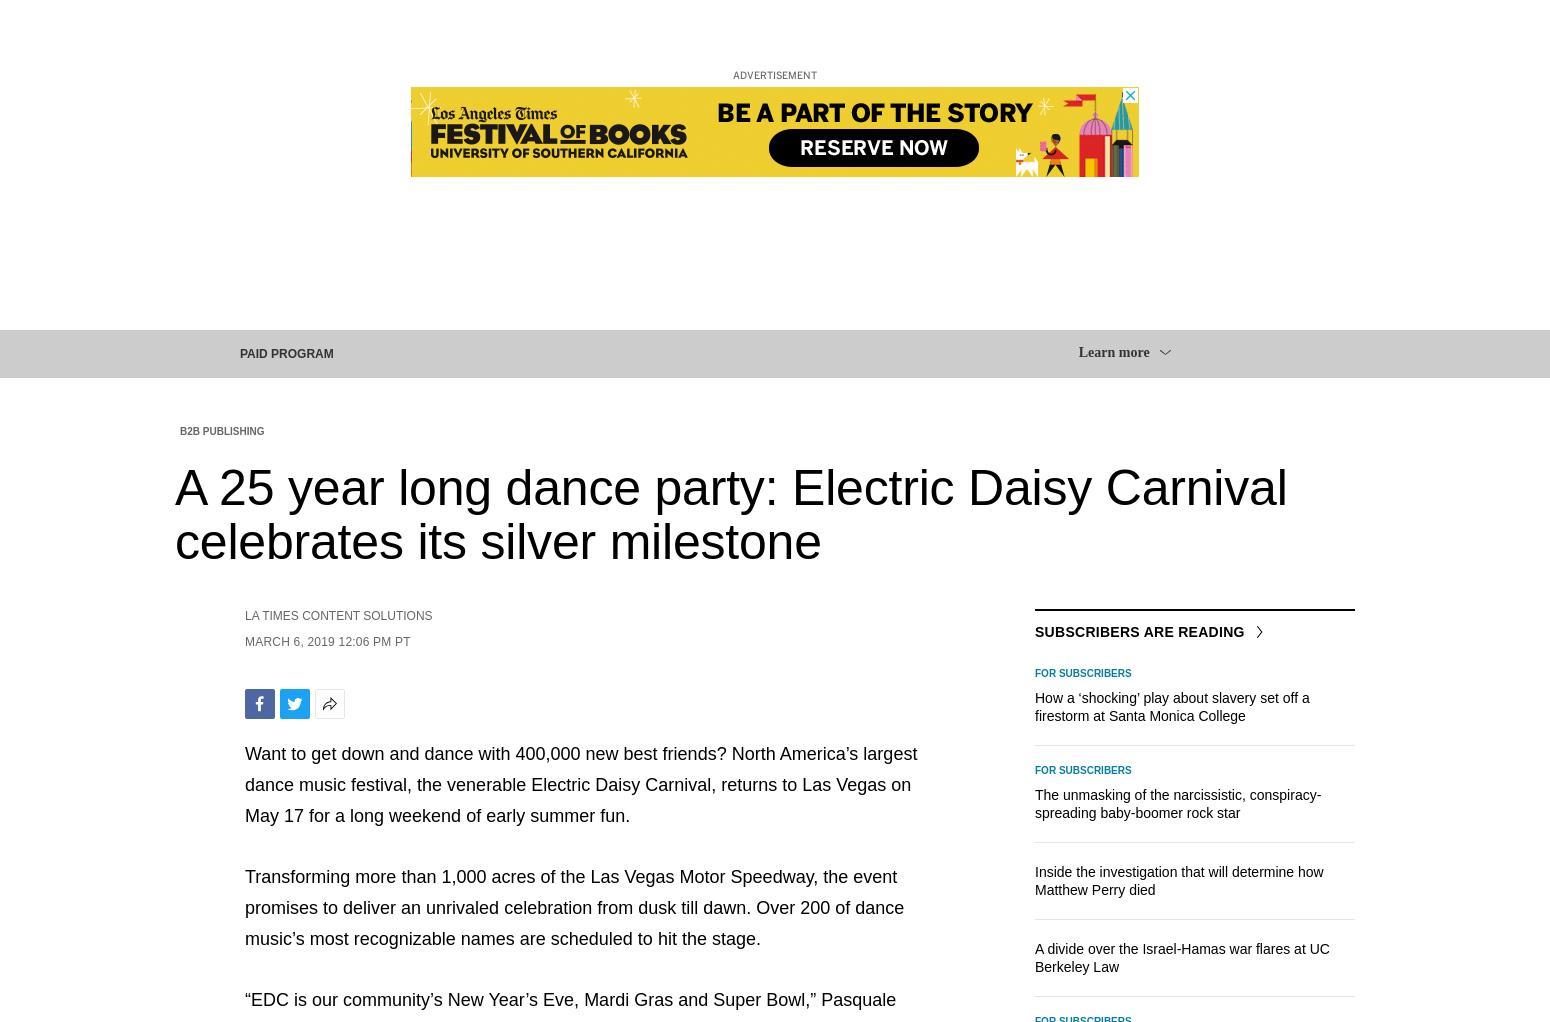 The height and width of the screenshot is (1022, 1550). I want to click on '12:06 PM PT', so click(373, 642).